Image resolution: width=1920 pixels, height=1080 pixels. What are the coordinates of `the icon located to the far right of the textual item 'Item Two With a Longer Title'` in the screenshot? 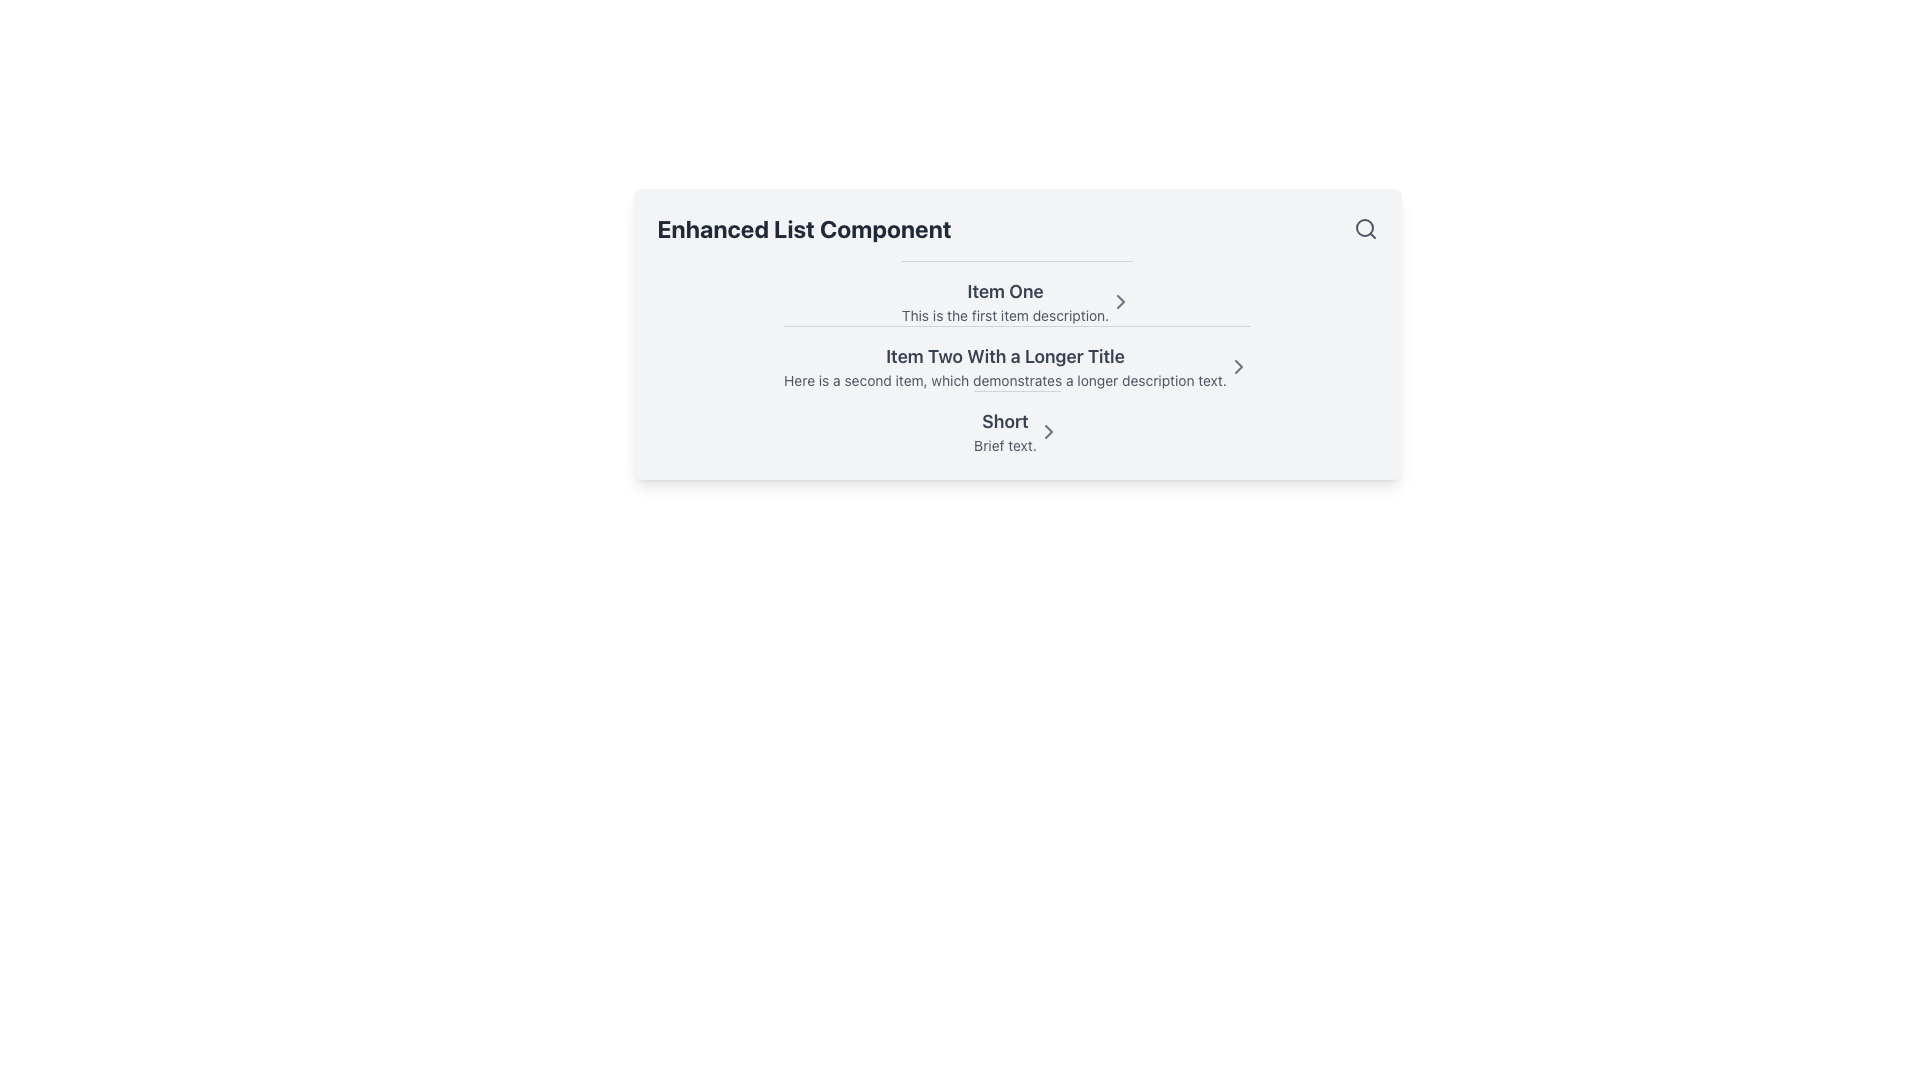 It's located at (1237, 366).